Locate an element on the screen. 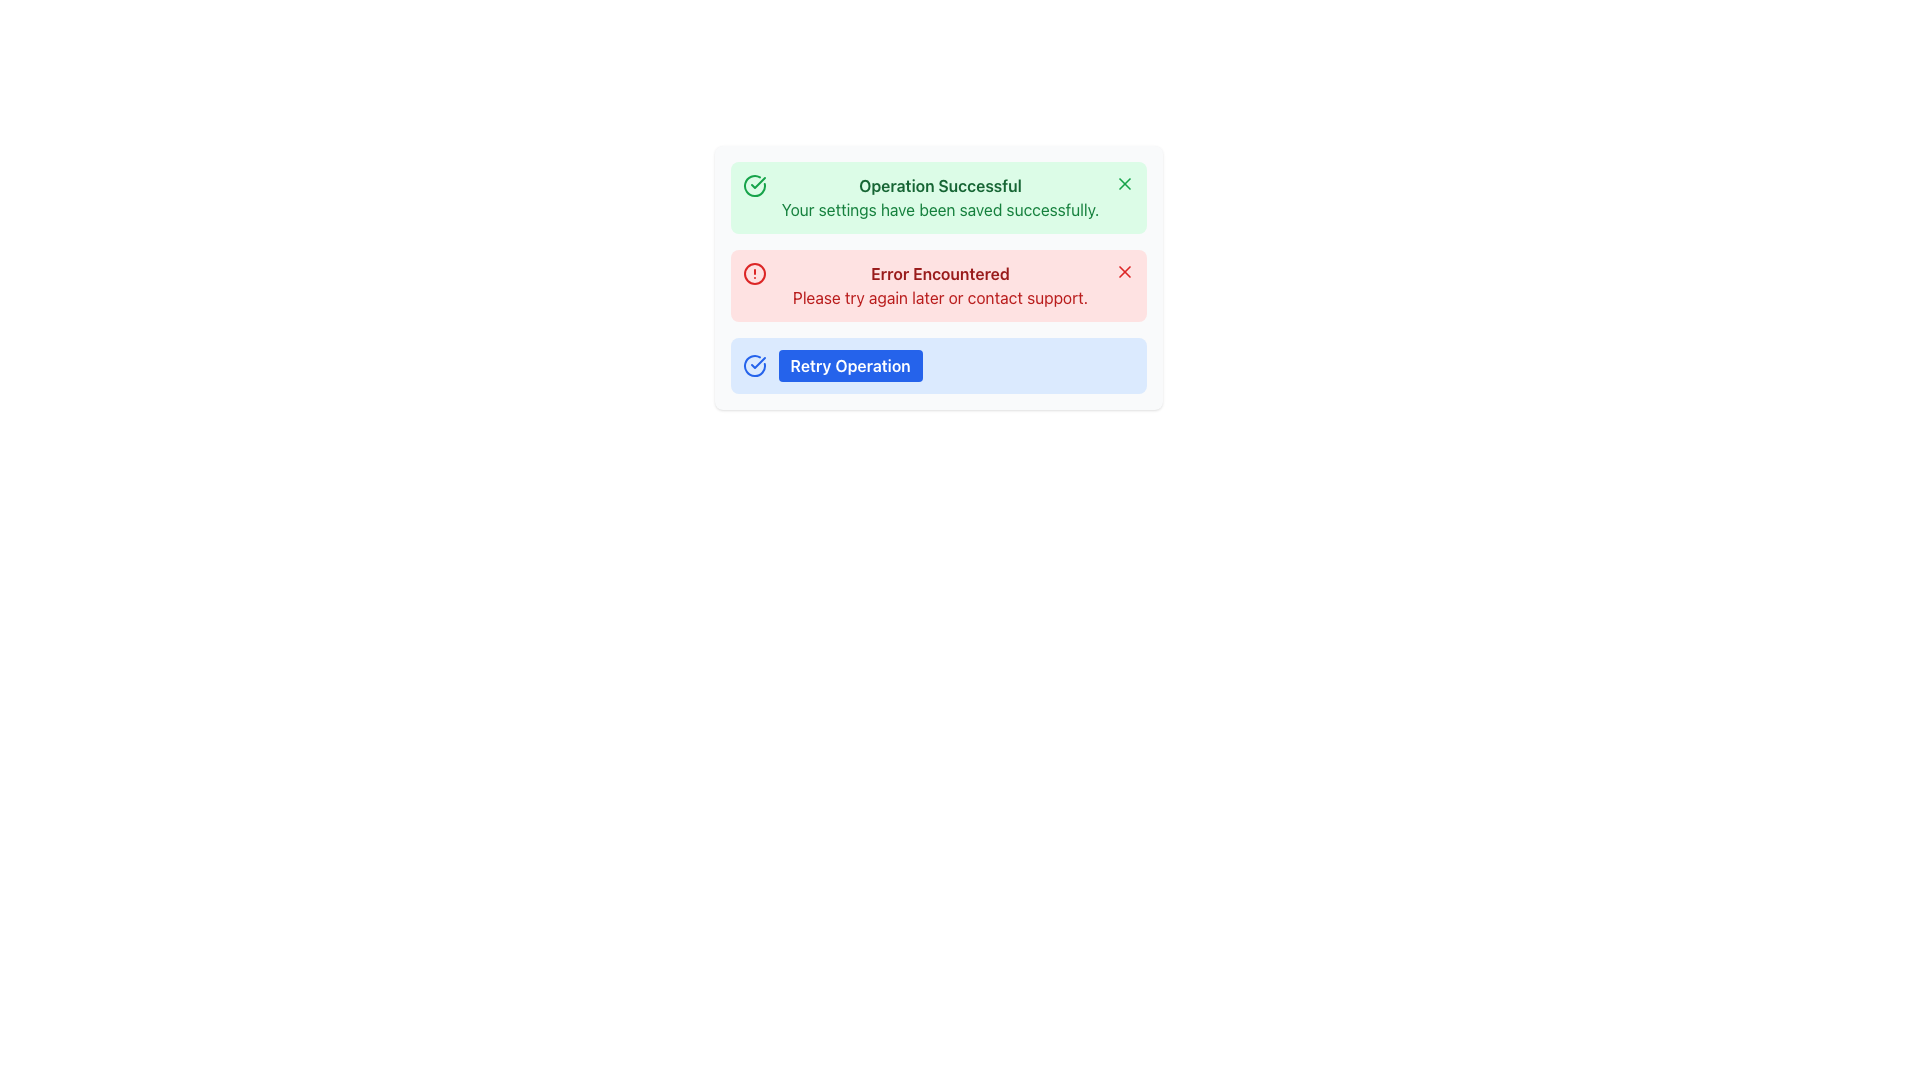  the informational text element located directly below the 'Error Encountered' message within the red alert box is located at coordinates (939, 297).